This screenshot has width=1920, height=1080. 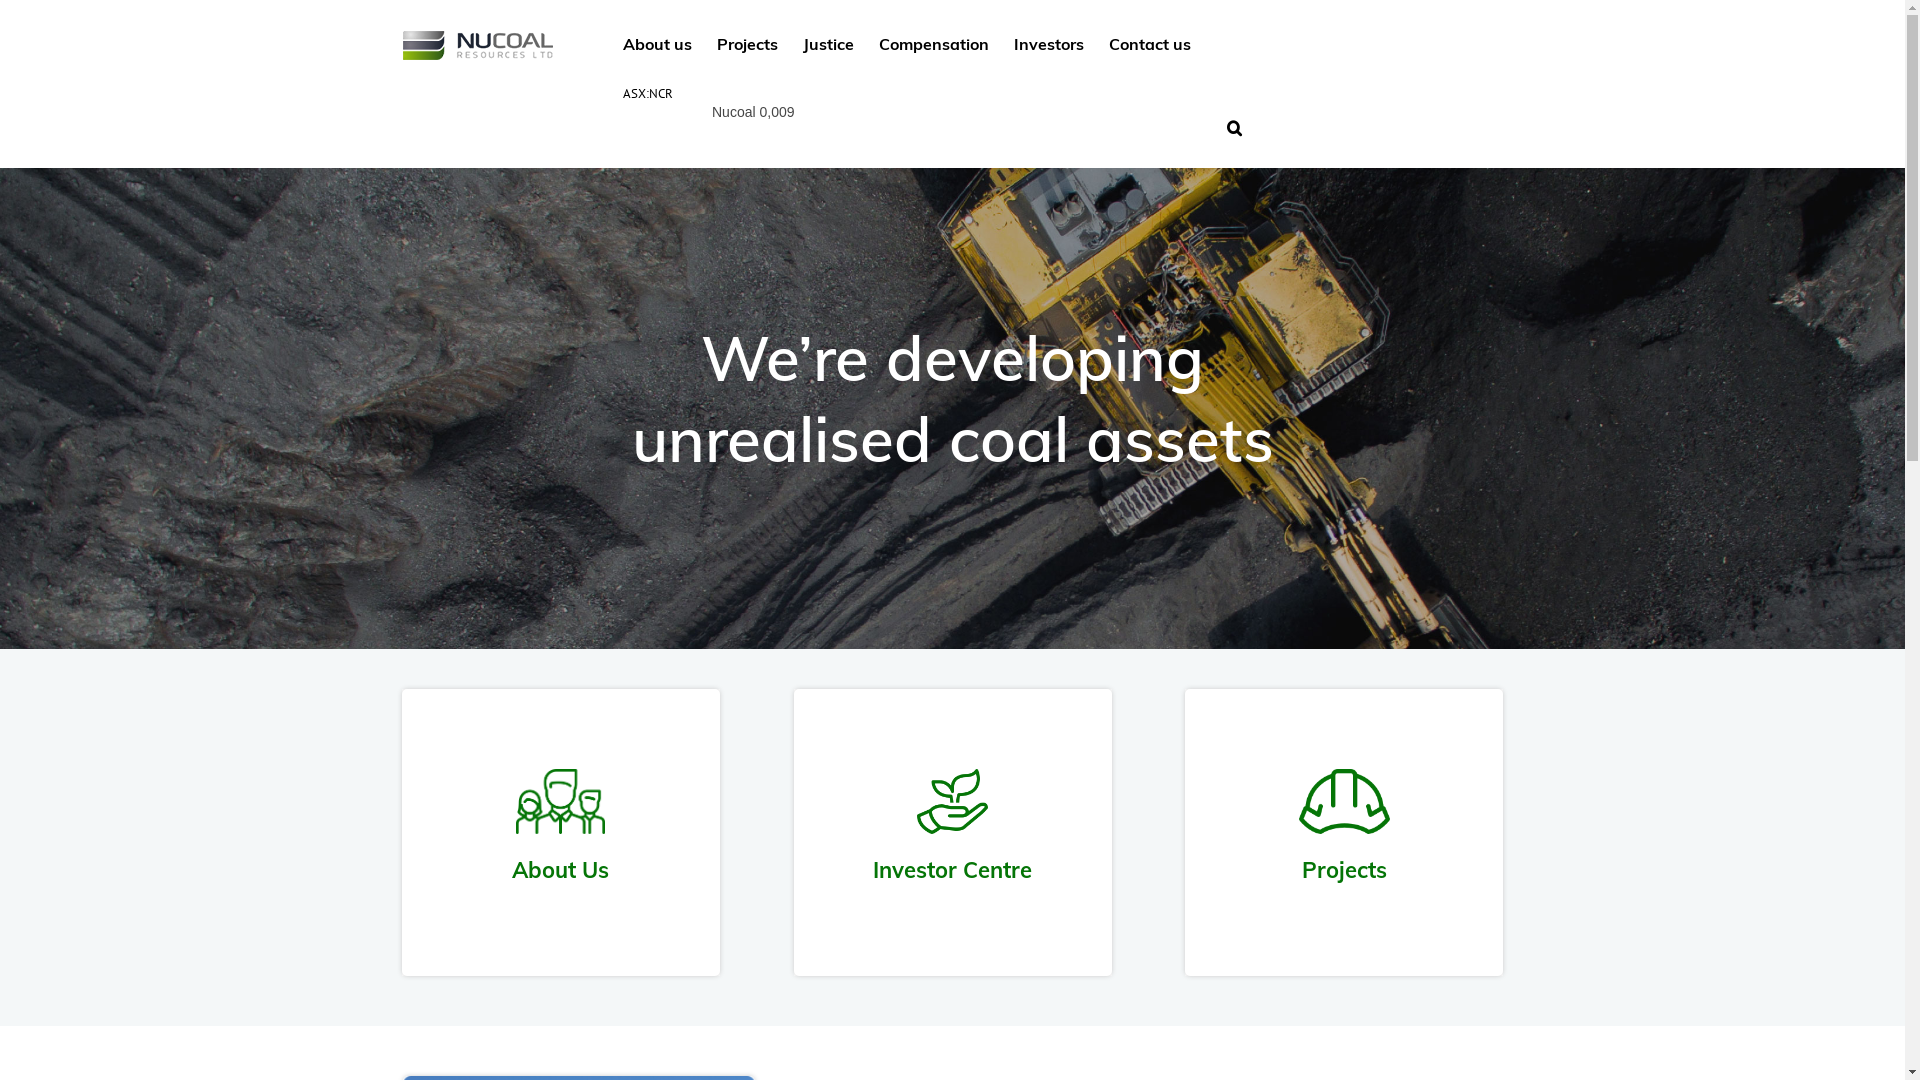 I want to click on 'About us', so click(x=656, y=42).